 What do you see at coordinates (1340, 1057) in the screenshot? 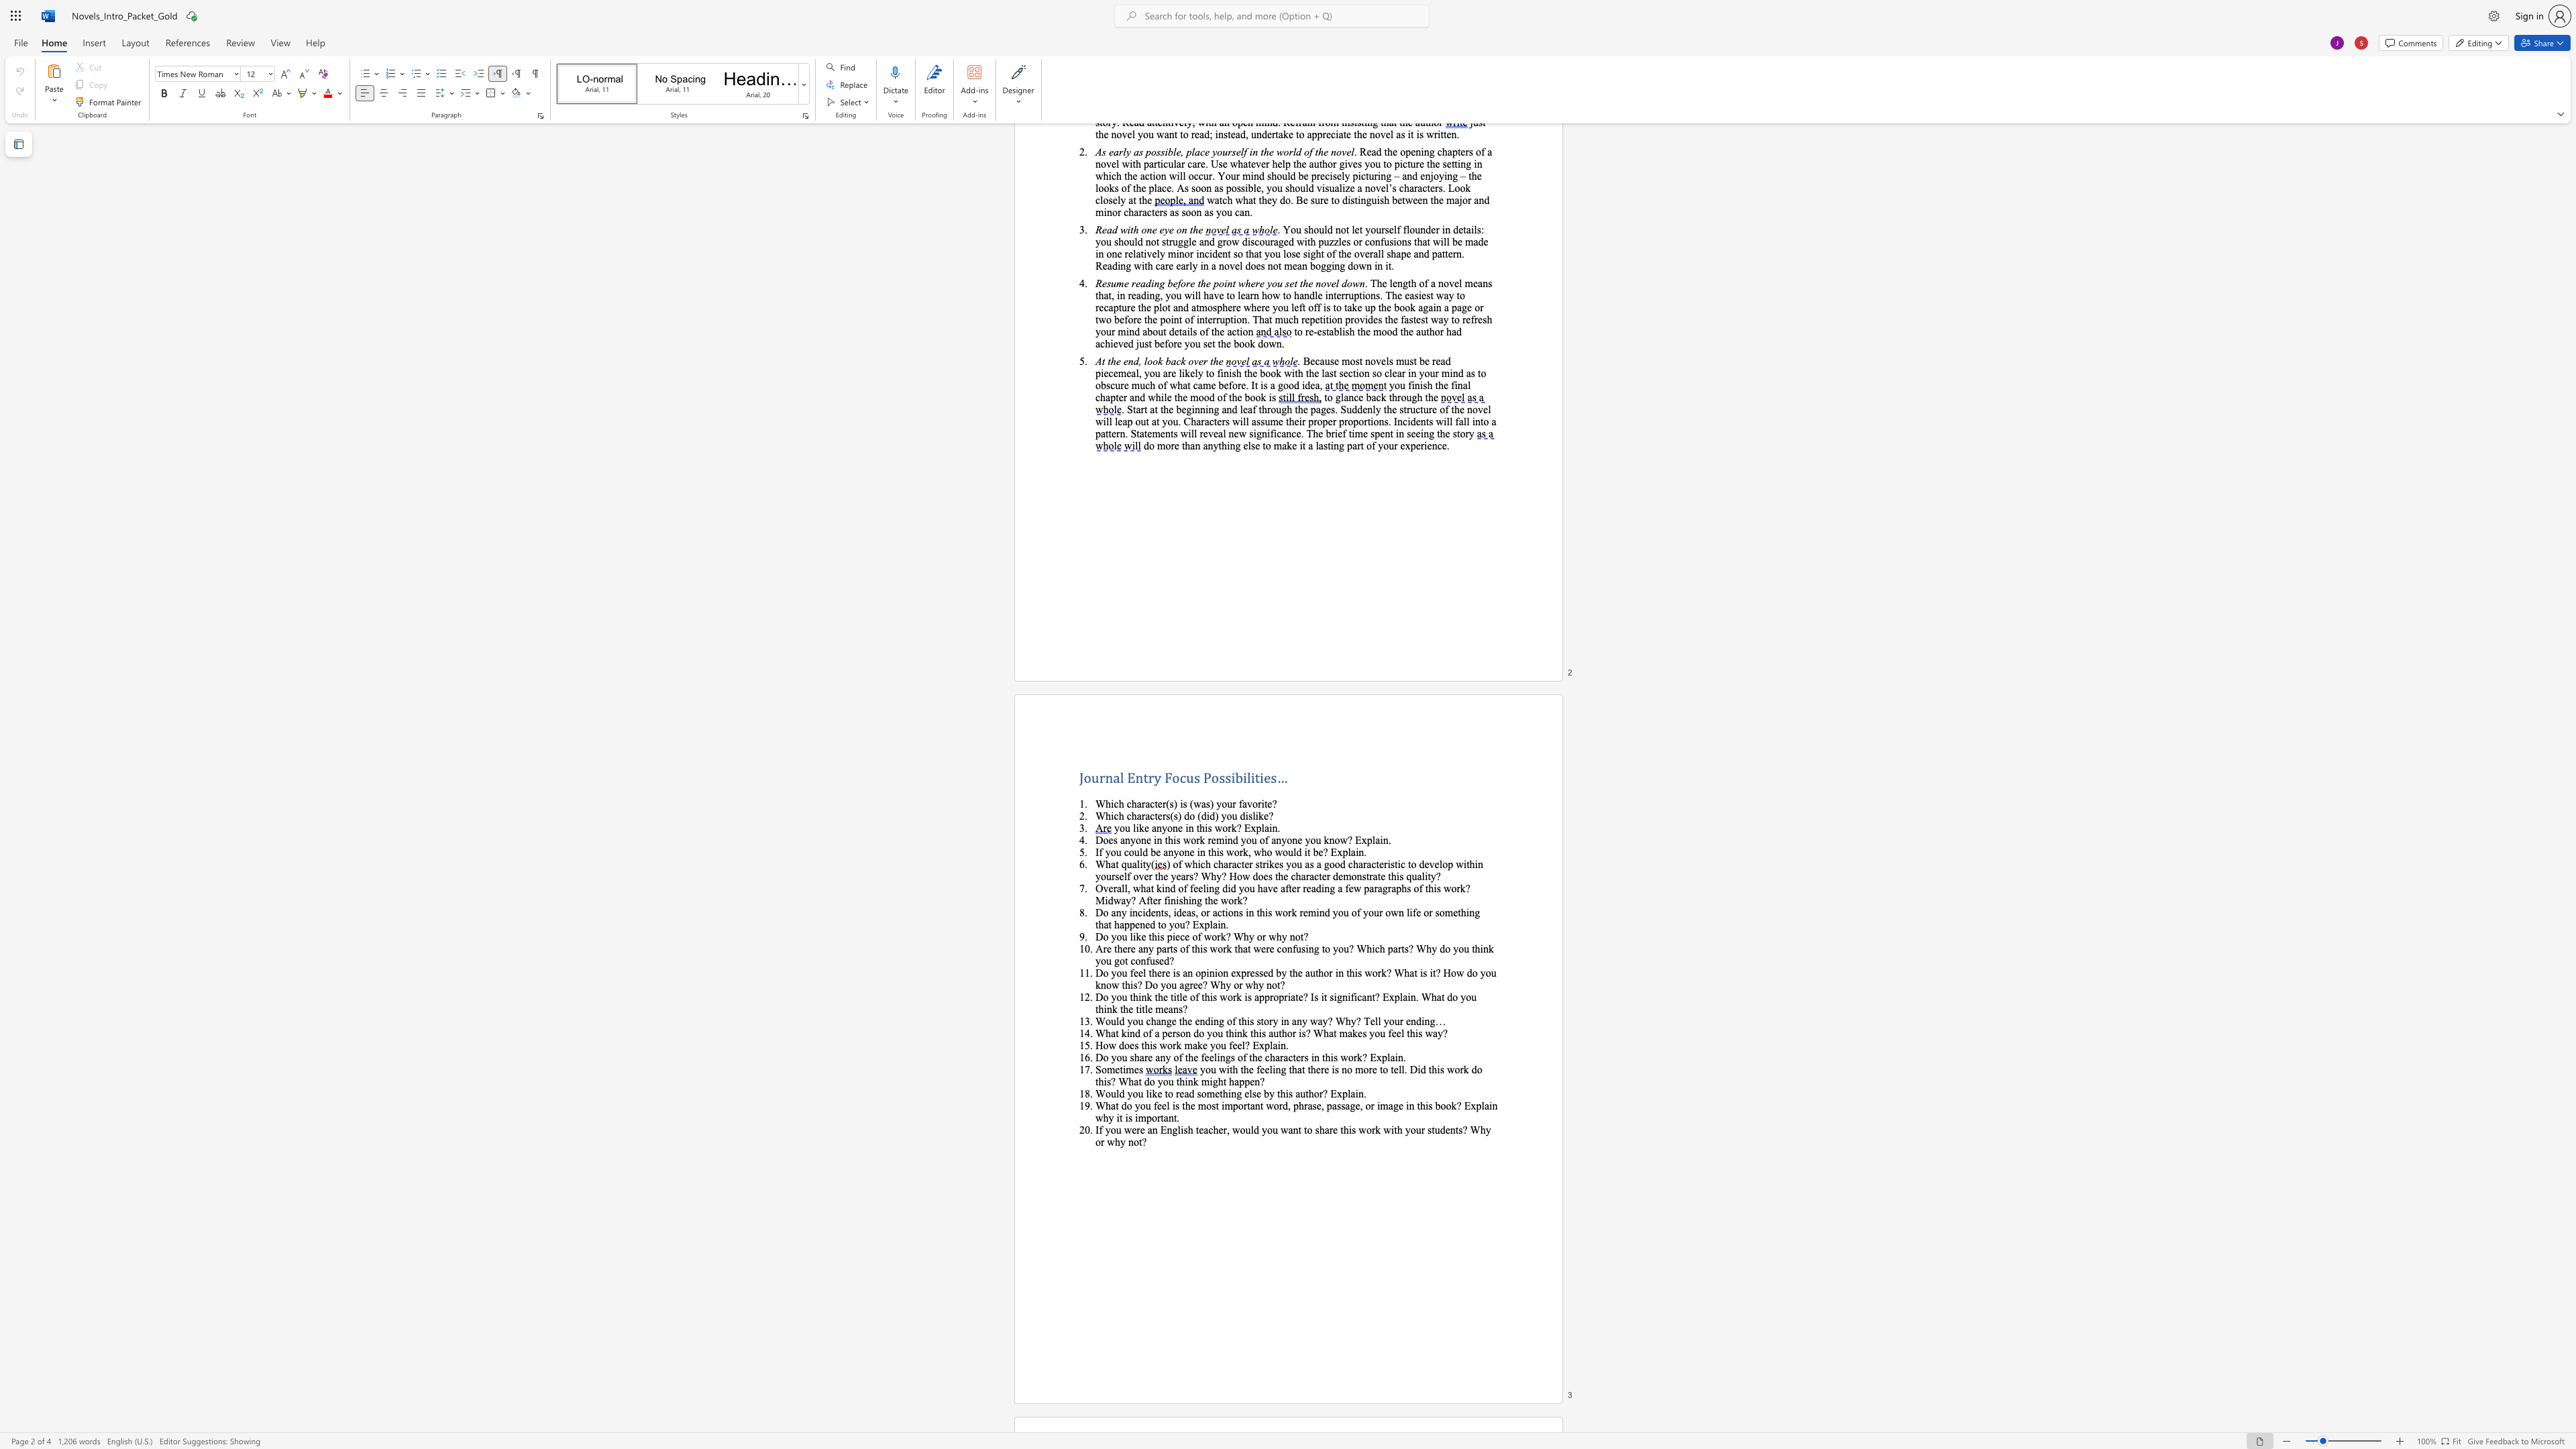
I see `the subset text "work? Expla" within the text "Do you share any of the feelings of the characters in this work? Explain."` at bounding box center [1340, 1057].